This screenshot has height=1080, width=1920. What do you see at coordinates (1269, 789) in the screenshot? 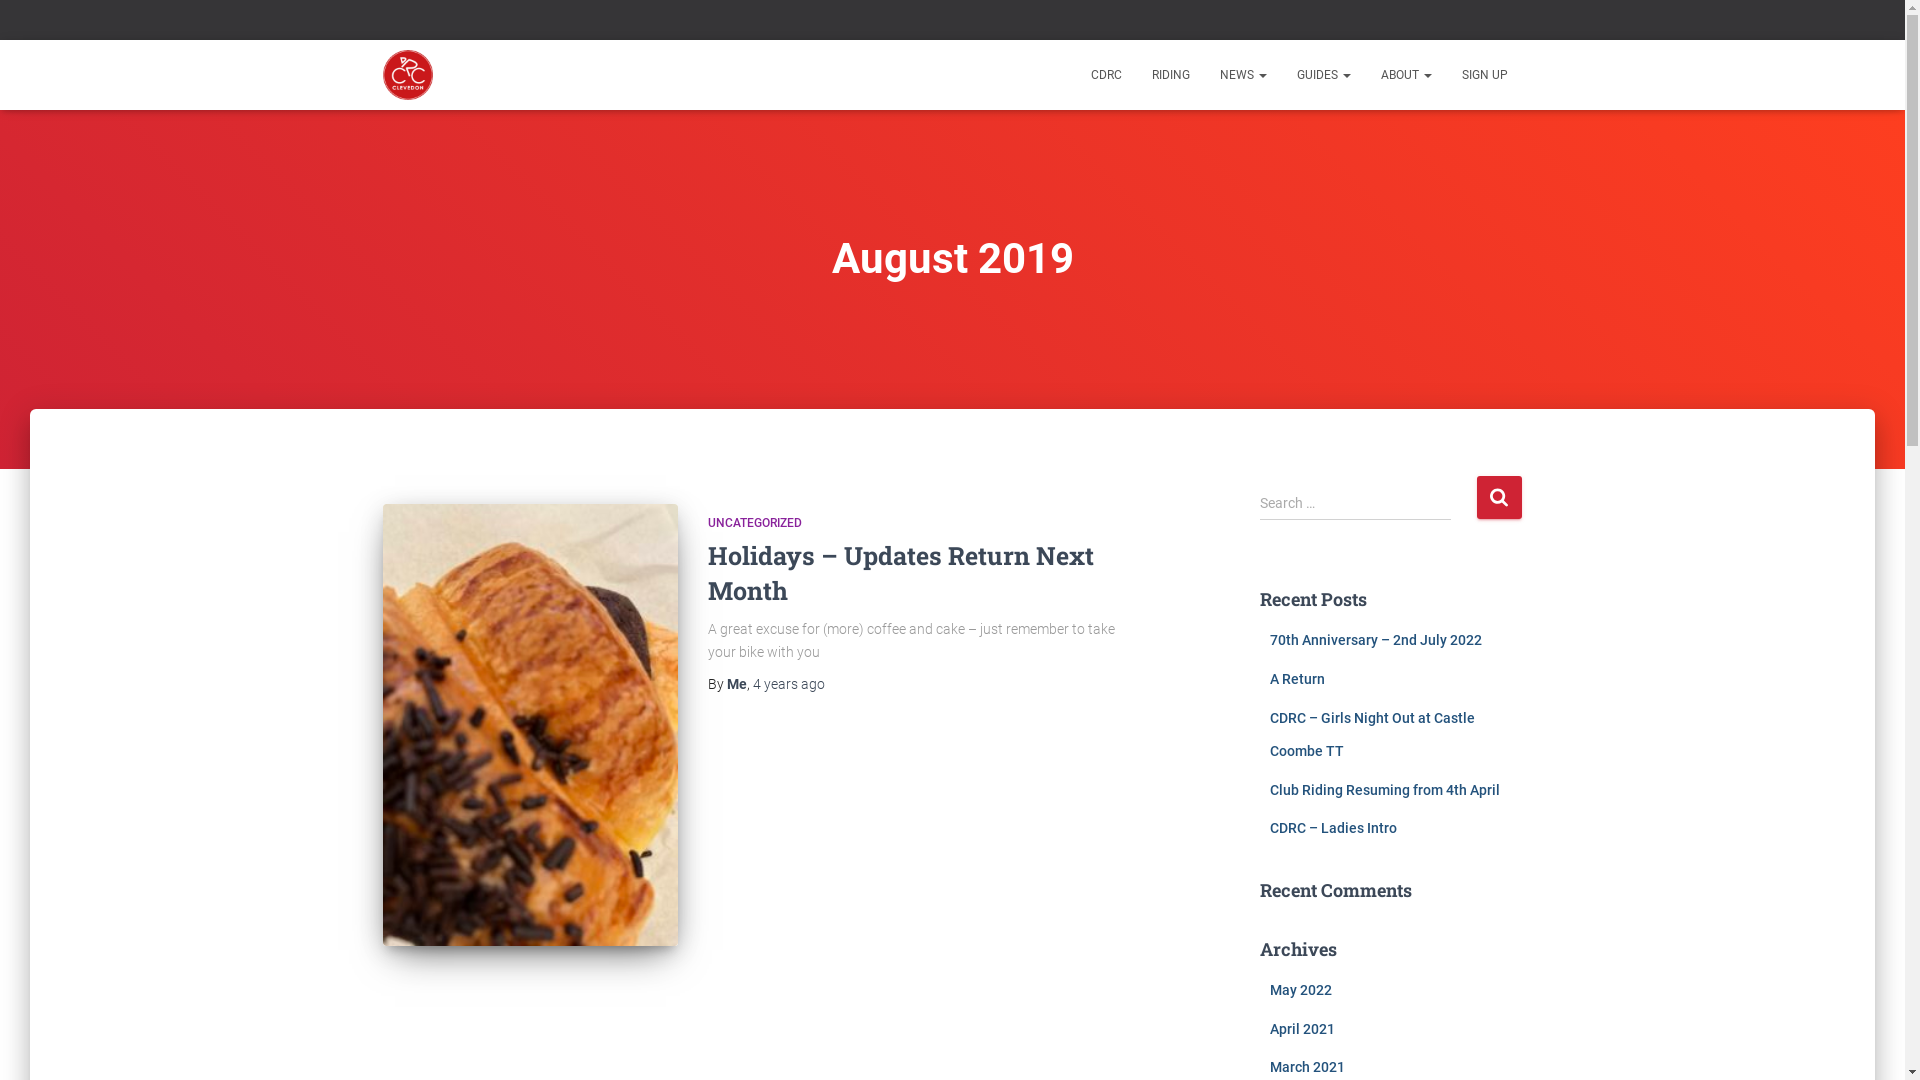
I see `'Club Riding Resuming from 4th April'` at bounding box center [1269, 789].